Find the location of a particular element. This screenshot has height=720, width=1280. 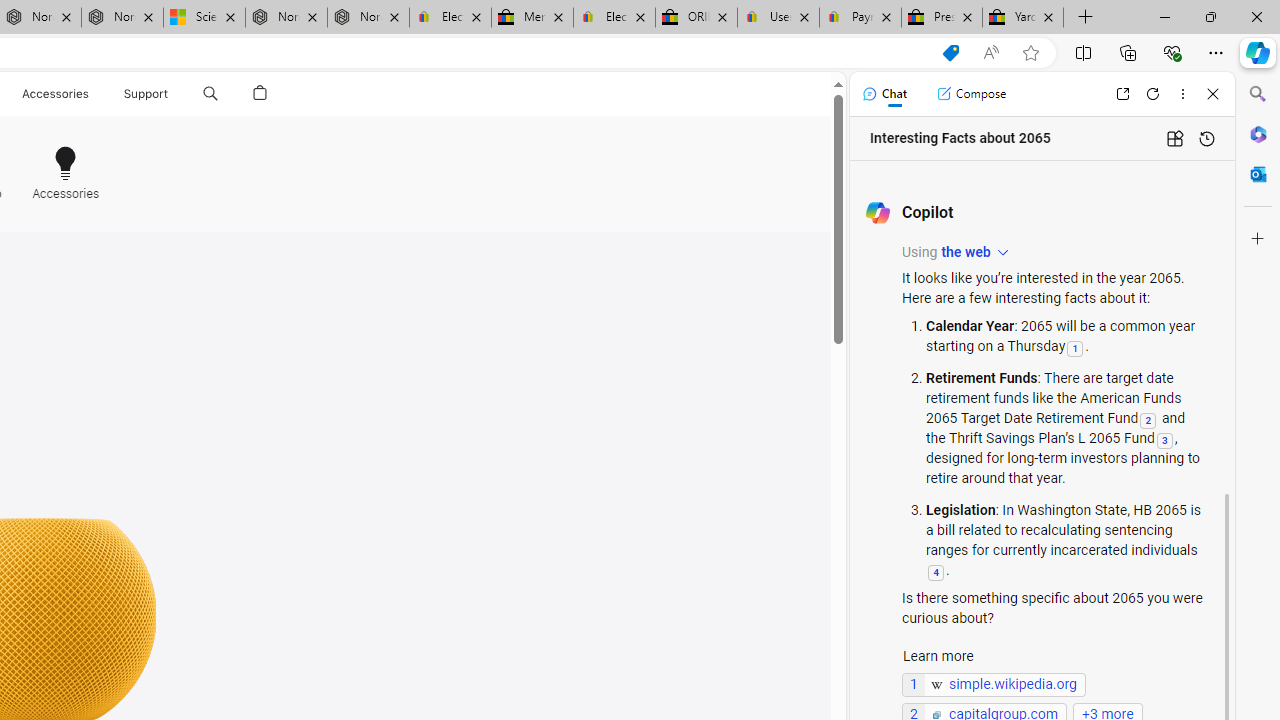

'Nordace - FAQ' is located at coordinates (368, 17).